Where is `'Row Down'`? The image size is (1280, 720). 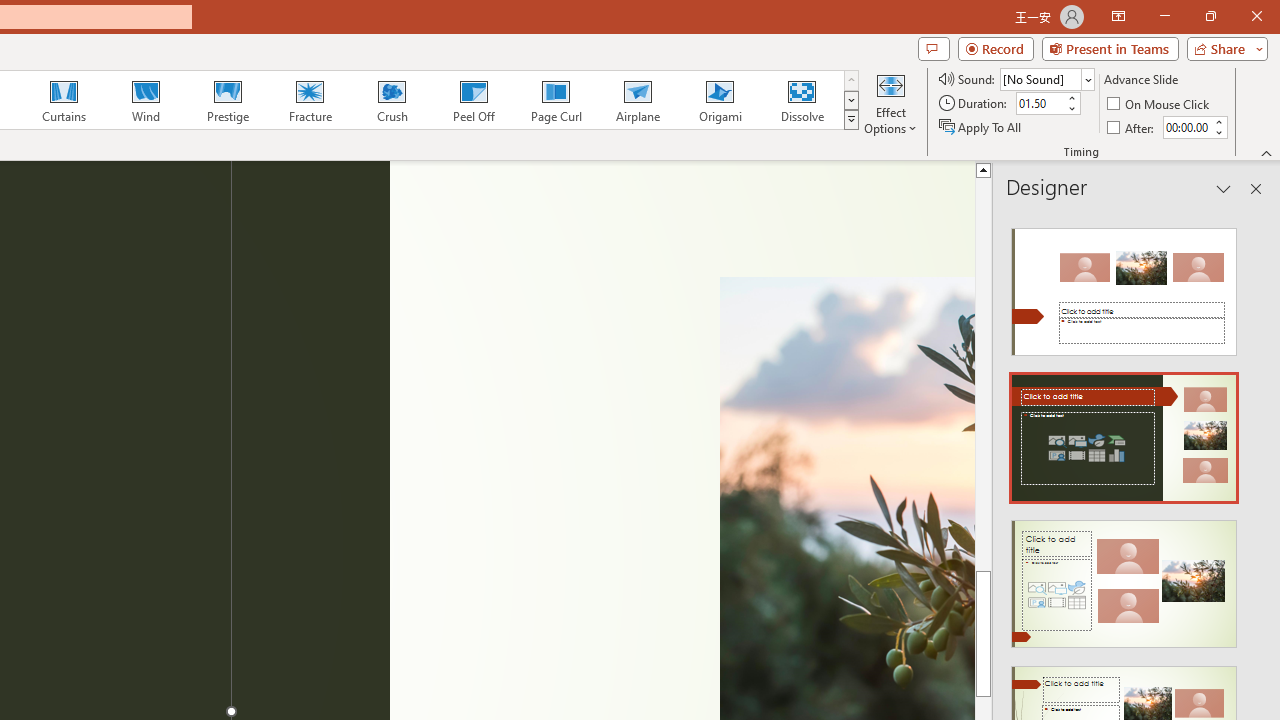 'Row Down' is located at coordinates (851, 100).